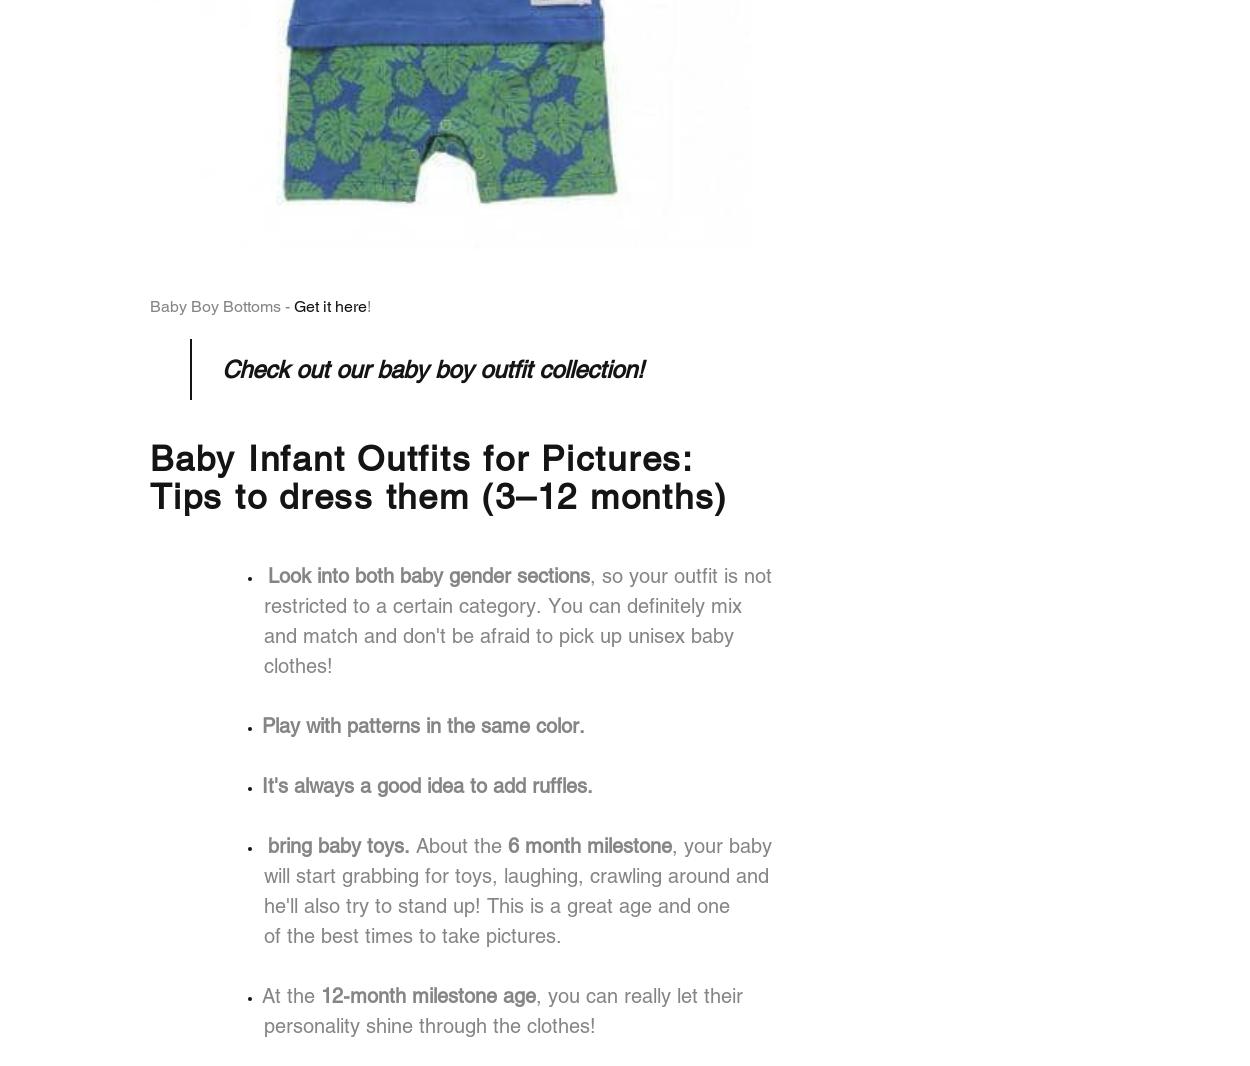  I want to click on ', your baby will start grabbing for toys, laughing, crawling around and he'll also try to stand up! This is a great age and one of the best times to take pictures.', so click(264, 890).